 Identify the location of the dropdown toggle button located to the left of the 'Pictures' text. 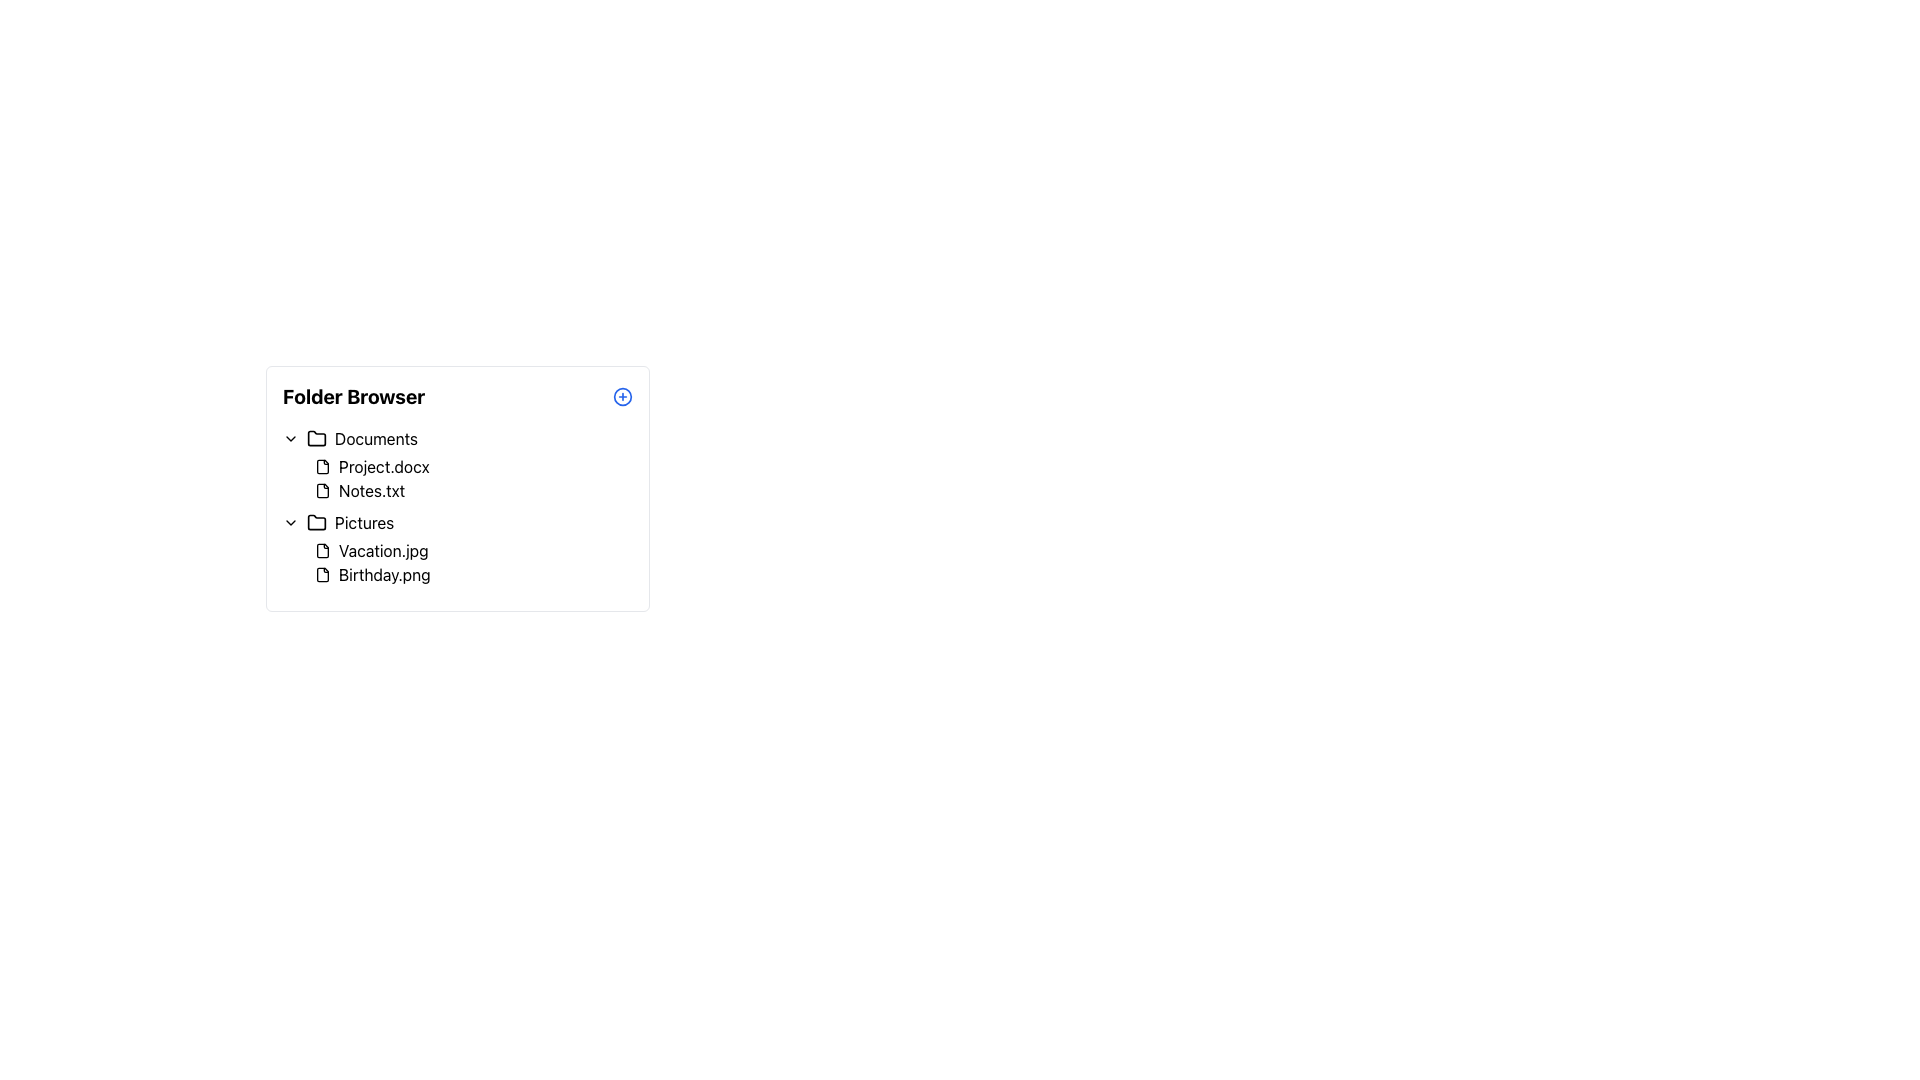
(290, 522).